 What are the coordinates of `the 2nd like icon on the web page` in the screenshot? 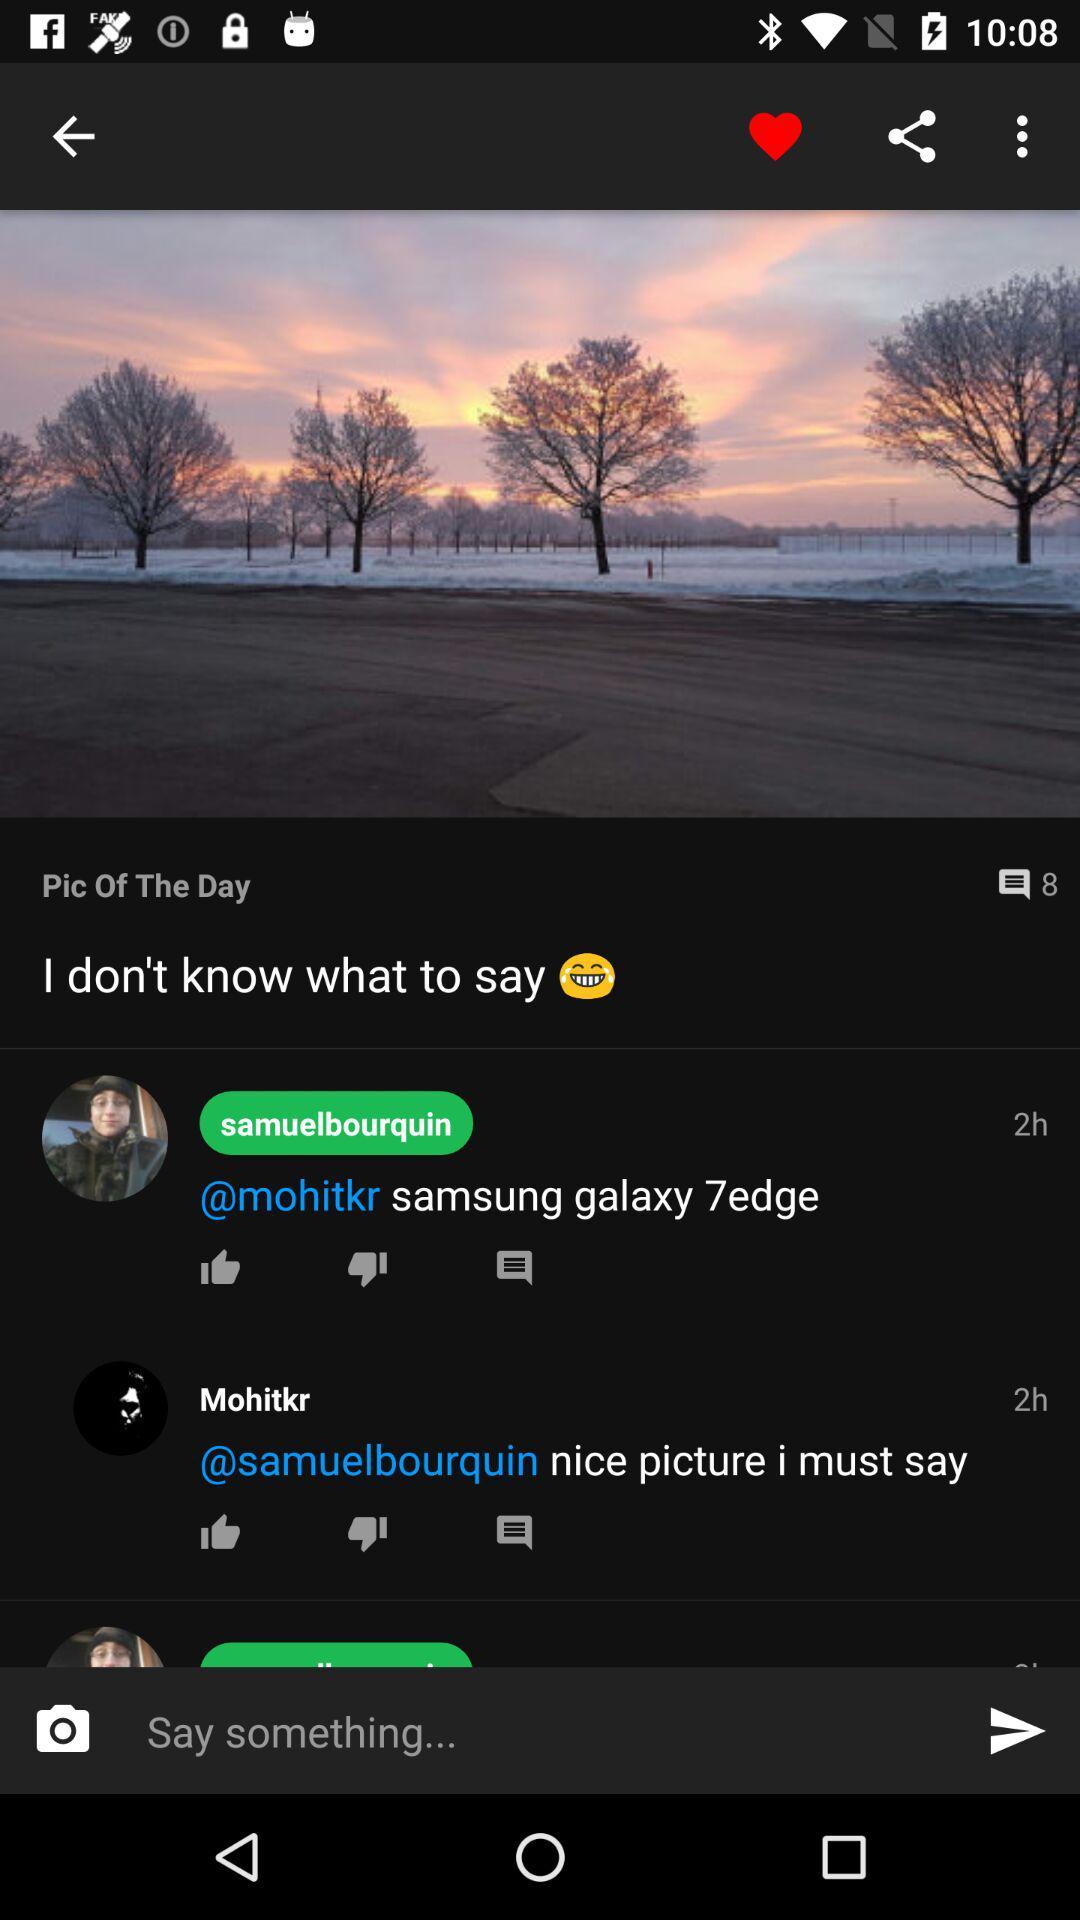 It's located at (220, 1531).